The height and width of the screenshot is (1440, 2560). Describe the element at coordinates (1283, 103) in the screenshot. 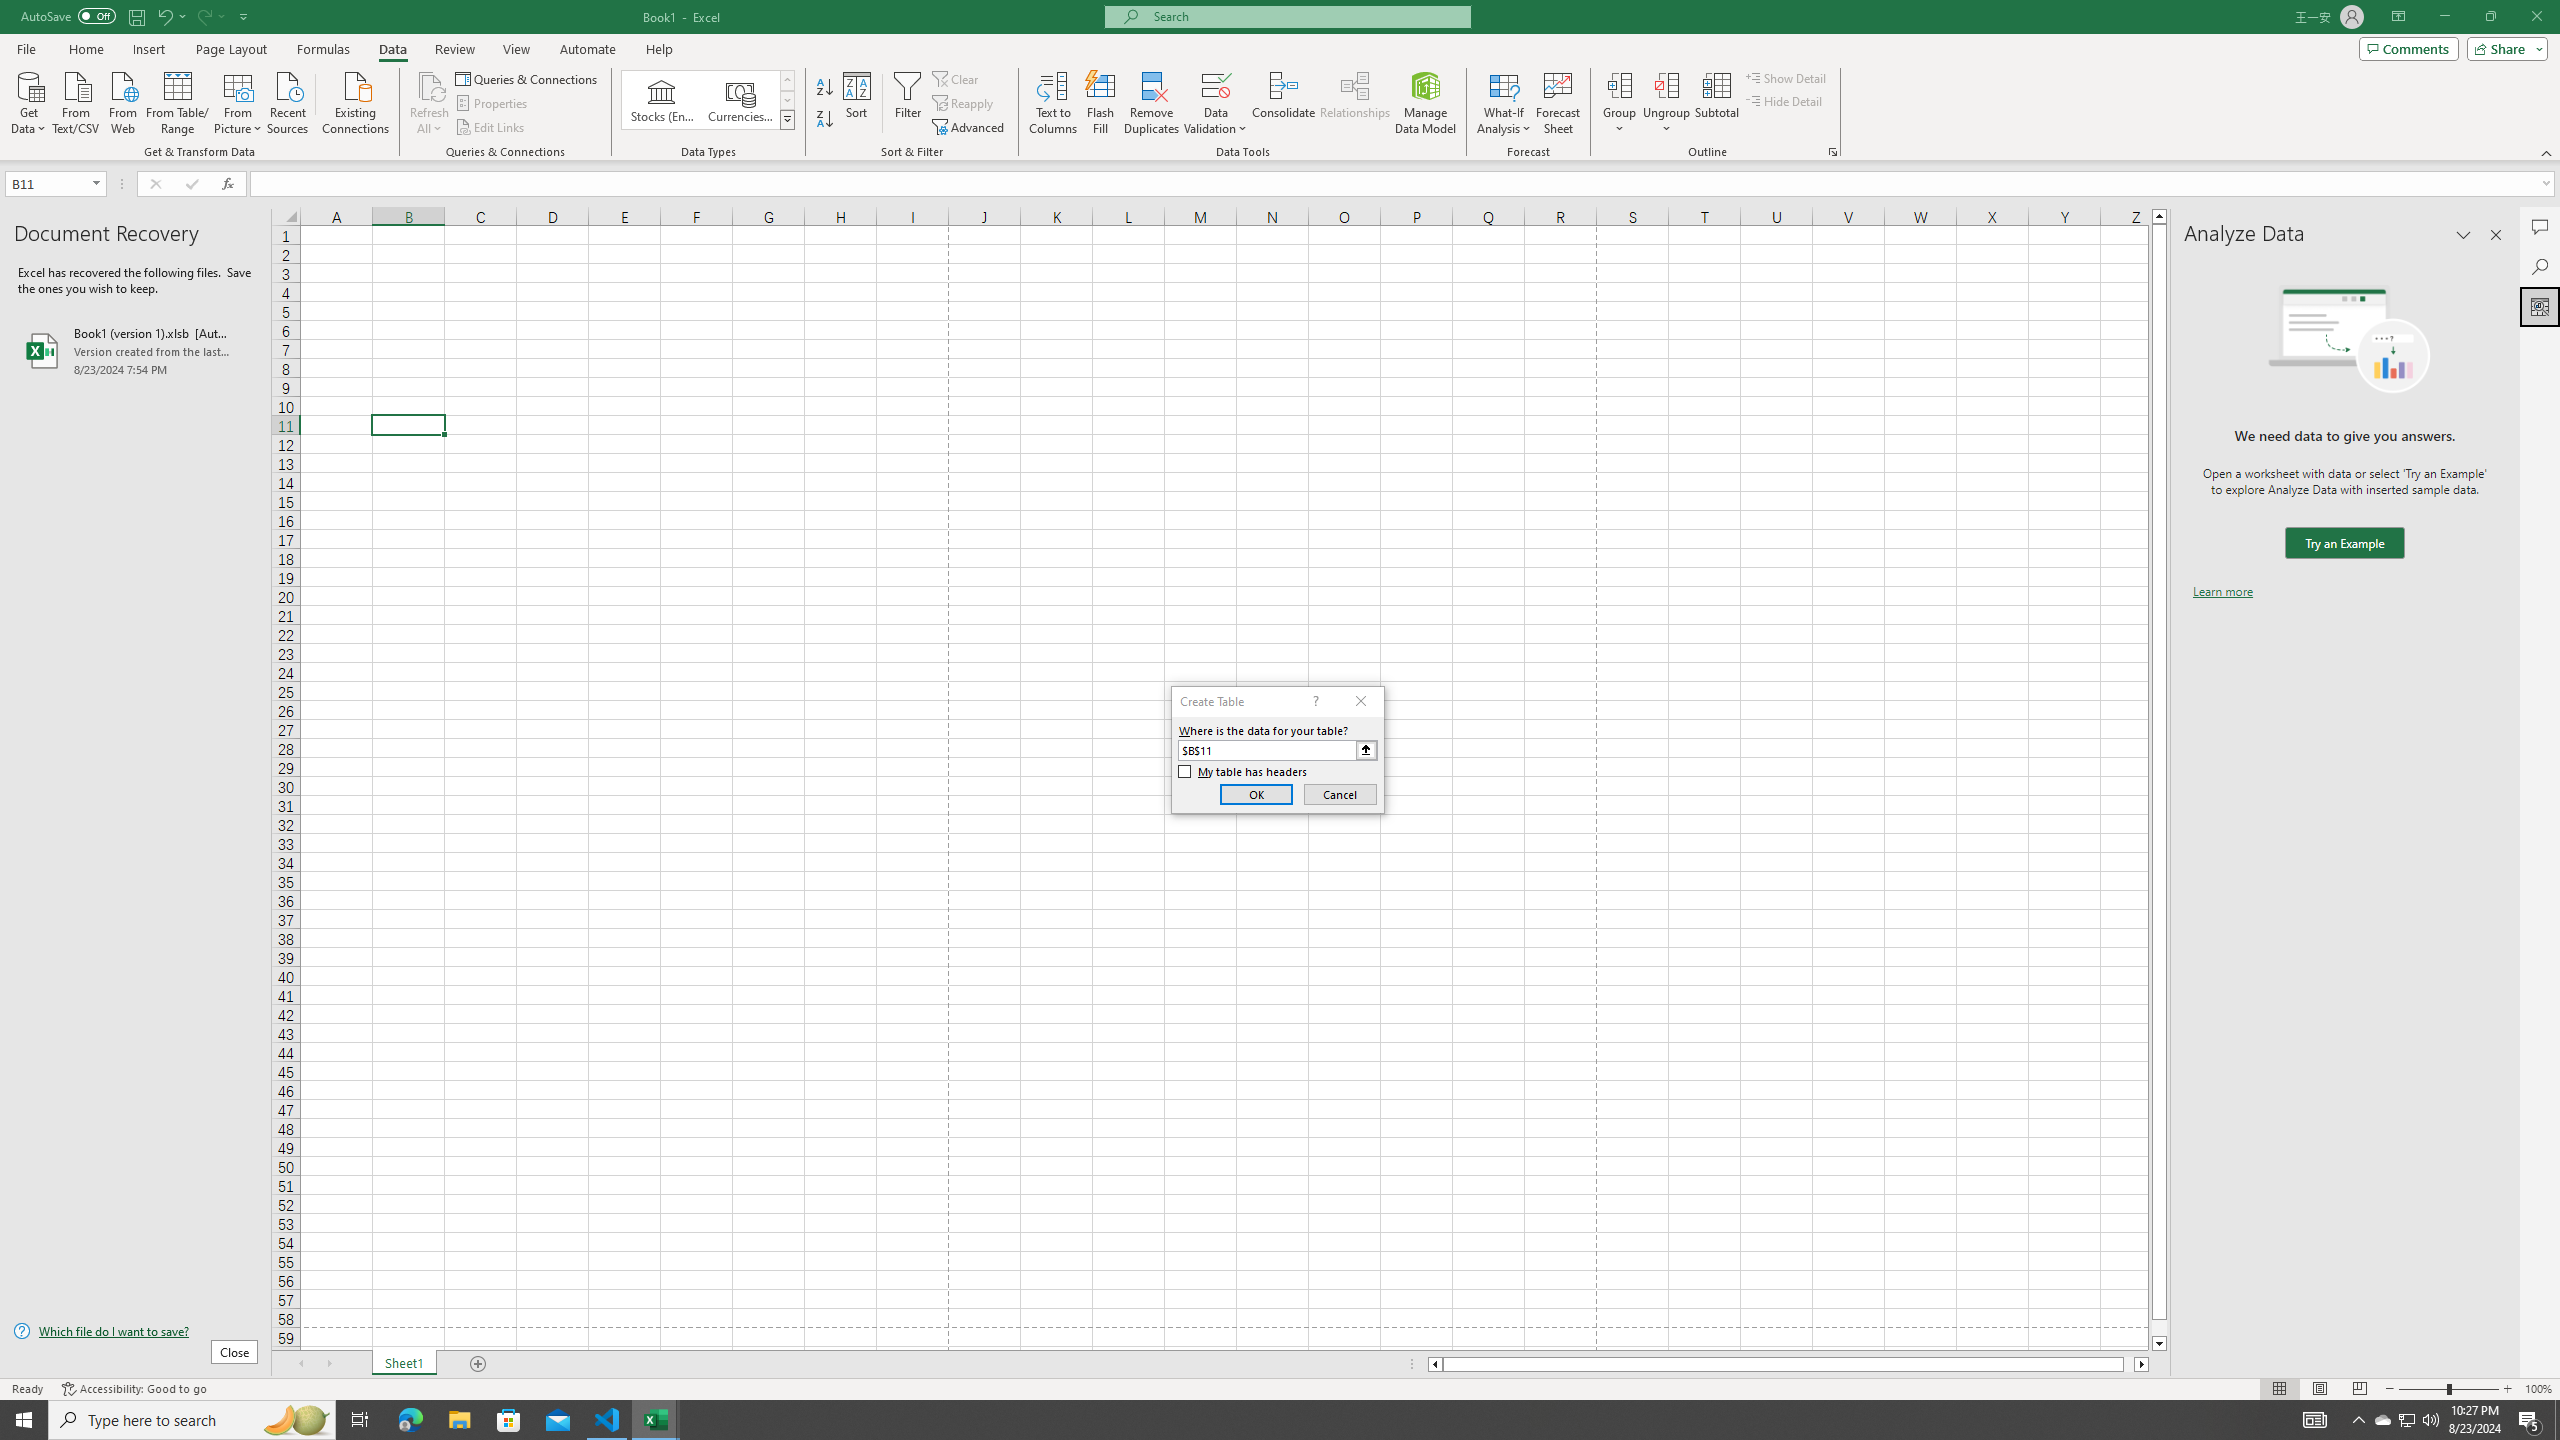

I see `'Consolidate...'` at that location.